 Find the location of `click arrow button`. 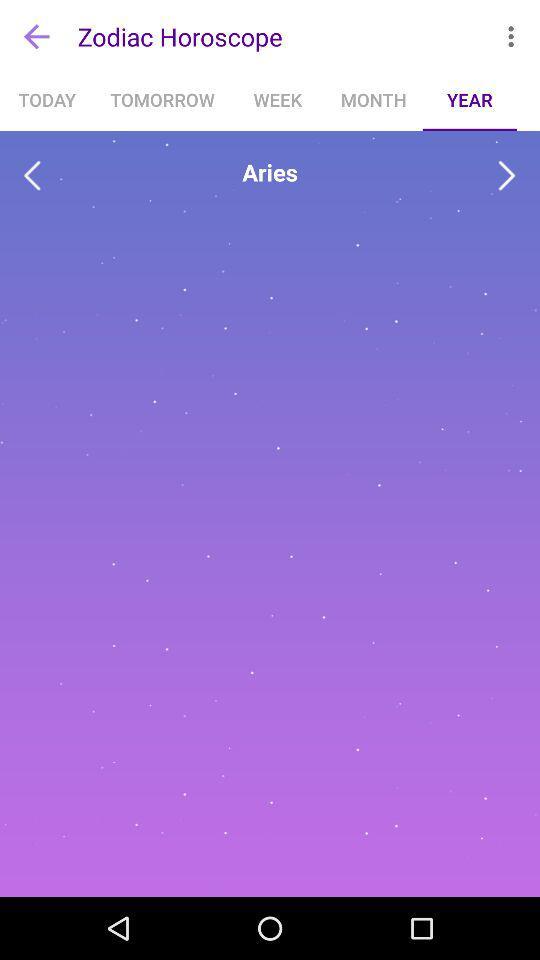

click arrow button is located at coordinates (507, 175).